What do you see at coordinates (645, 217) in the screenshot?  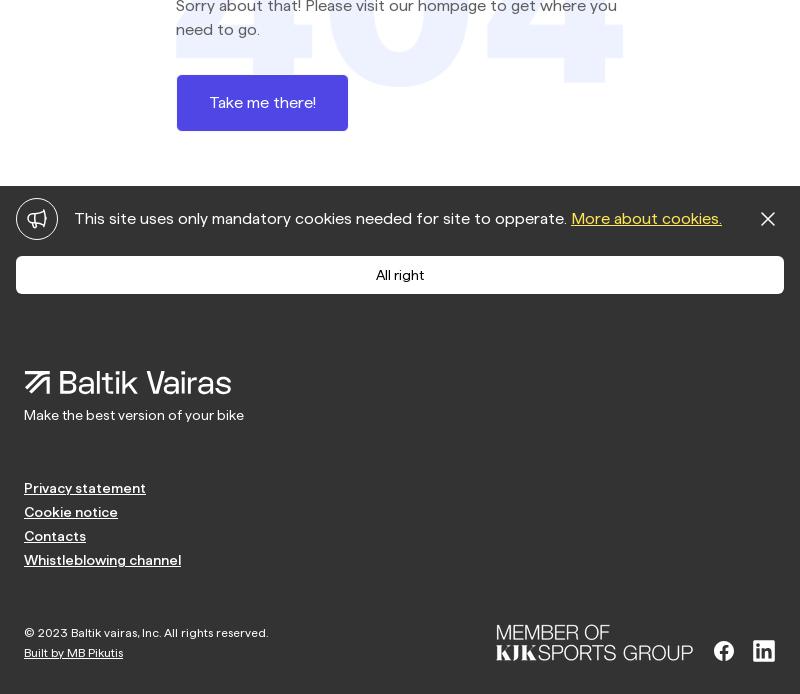 I see `'More about cookies.'` at bounding box center [645, 217].